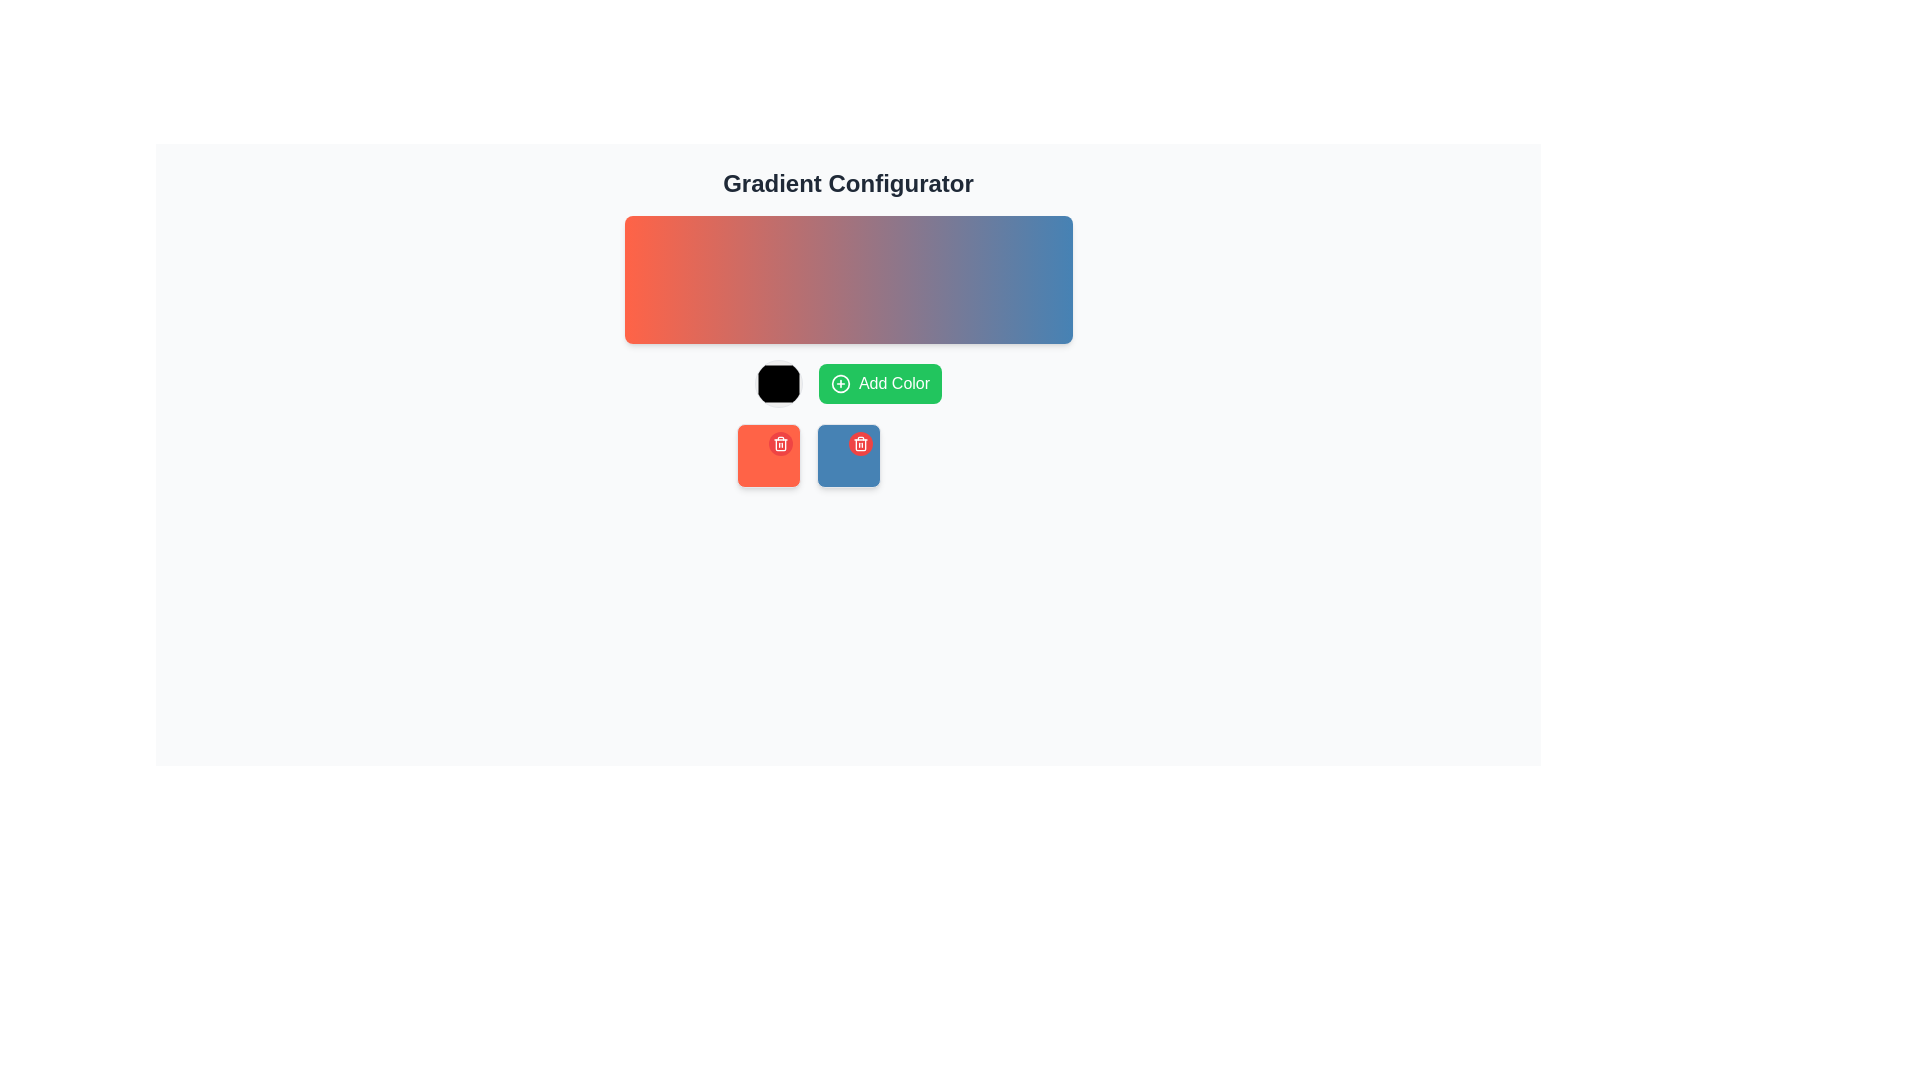  I want to click on the button for adding a new color option to the gradient configuration, so click(848, 384).